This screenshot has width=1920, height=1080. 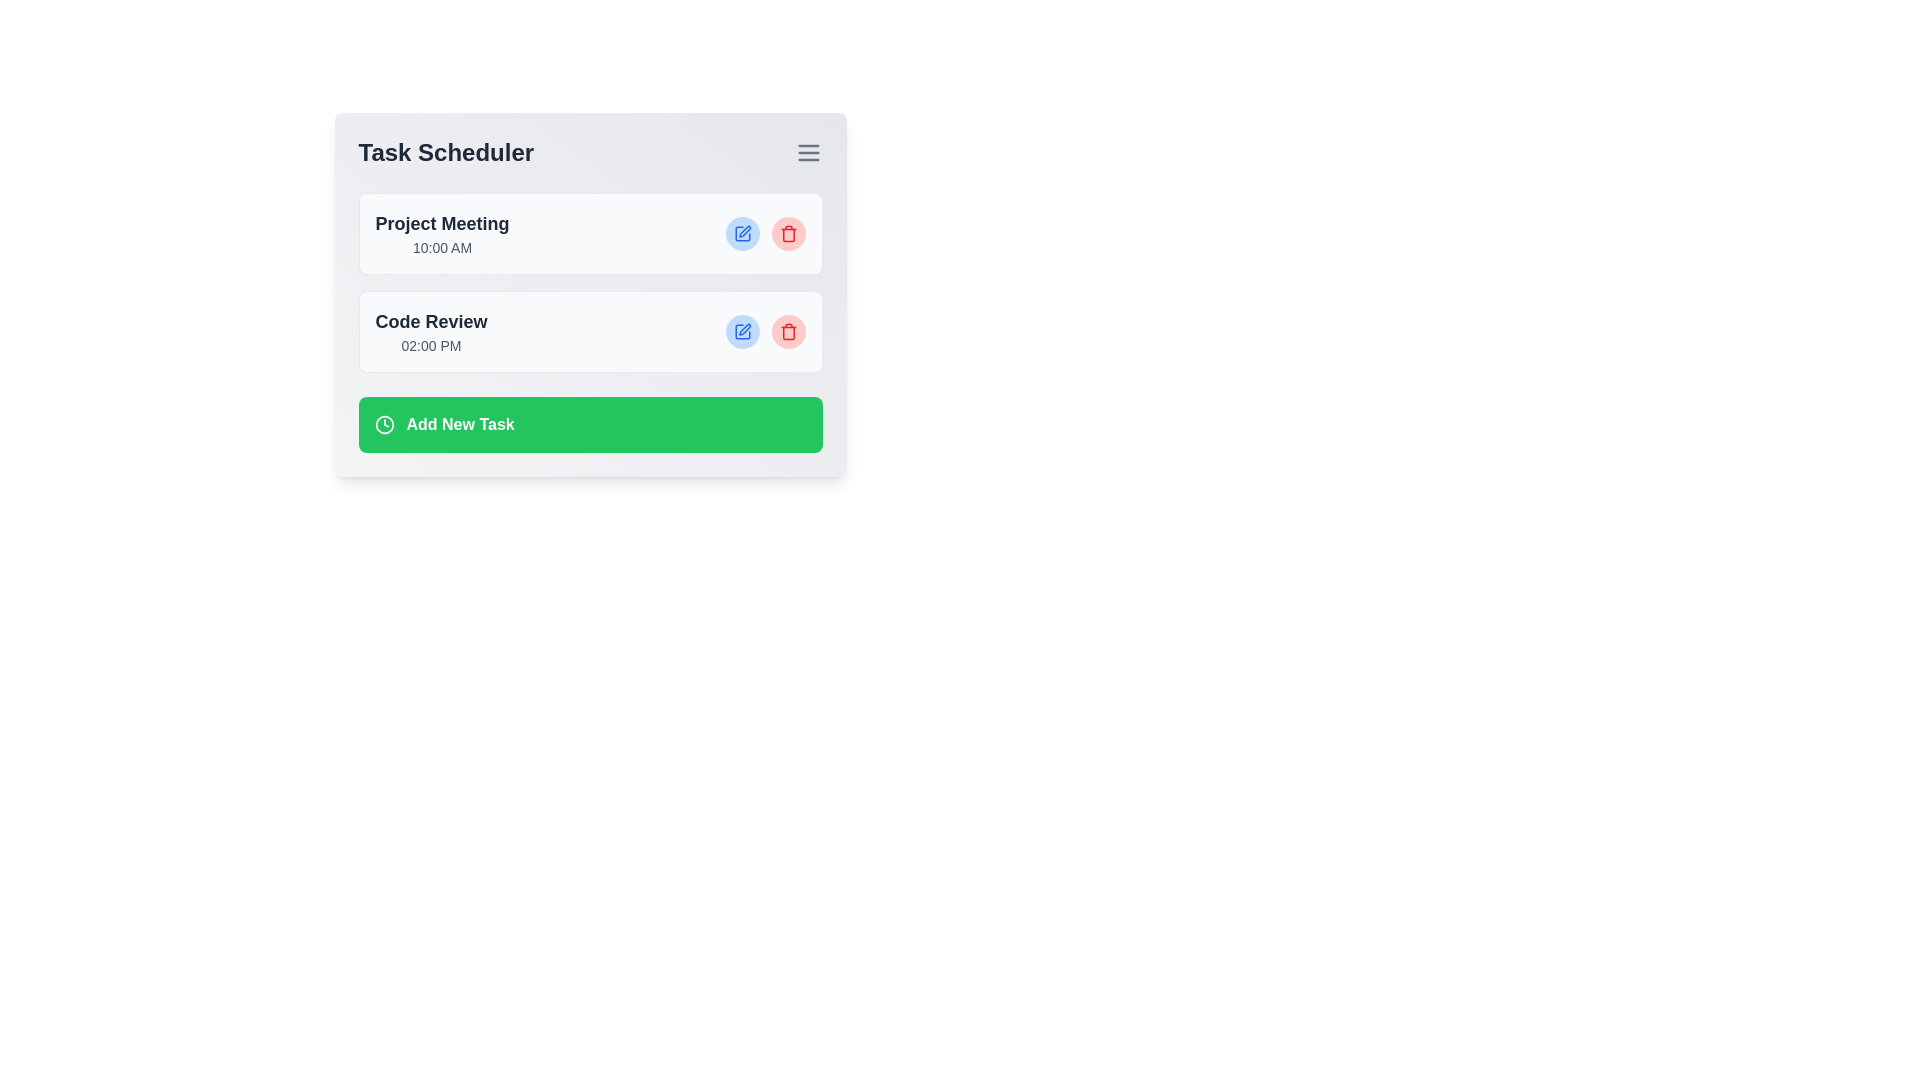 What do you see at coordinates (741, 330) in the screenshot?
I see `the edit icon button located to the right of the 'Code Review' task in the 'Task Scheduler' interface` at bounding box center [741, 330].